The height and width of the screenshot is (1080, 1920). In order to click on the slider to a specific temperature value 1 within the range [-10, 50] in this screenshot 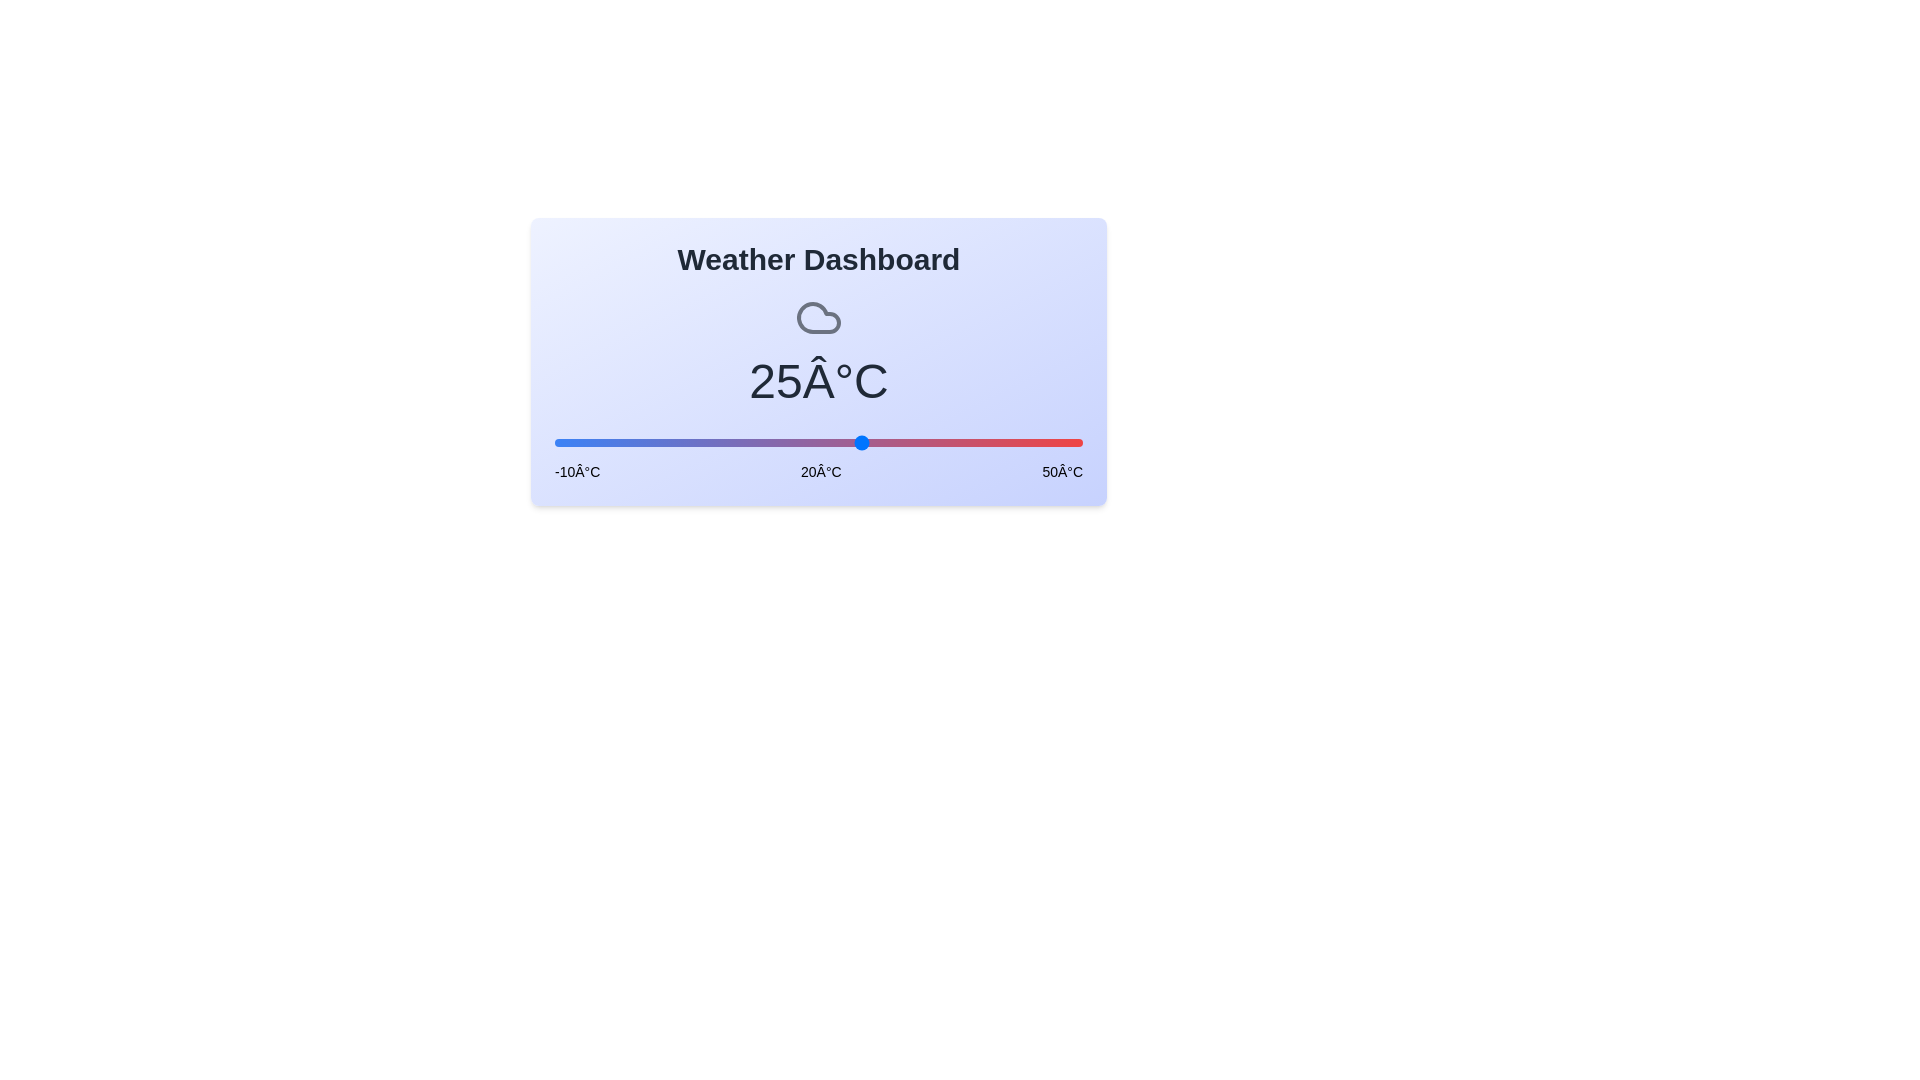, I will do `click(651, 442)`.